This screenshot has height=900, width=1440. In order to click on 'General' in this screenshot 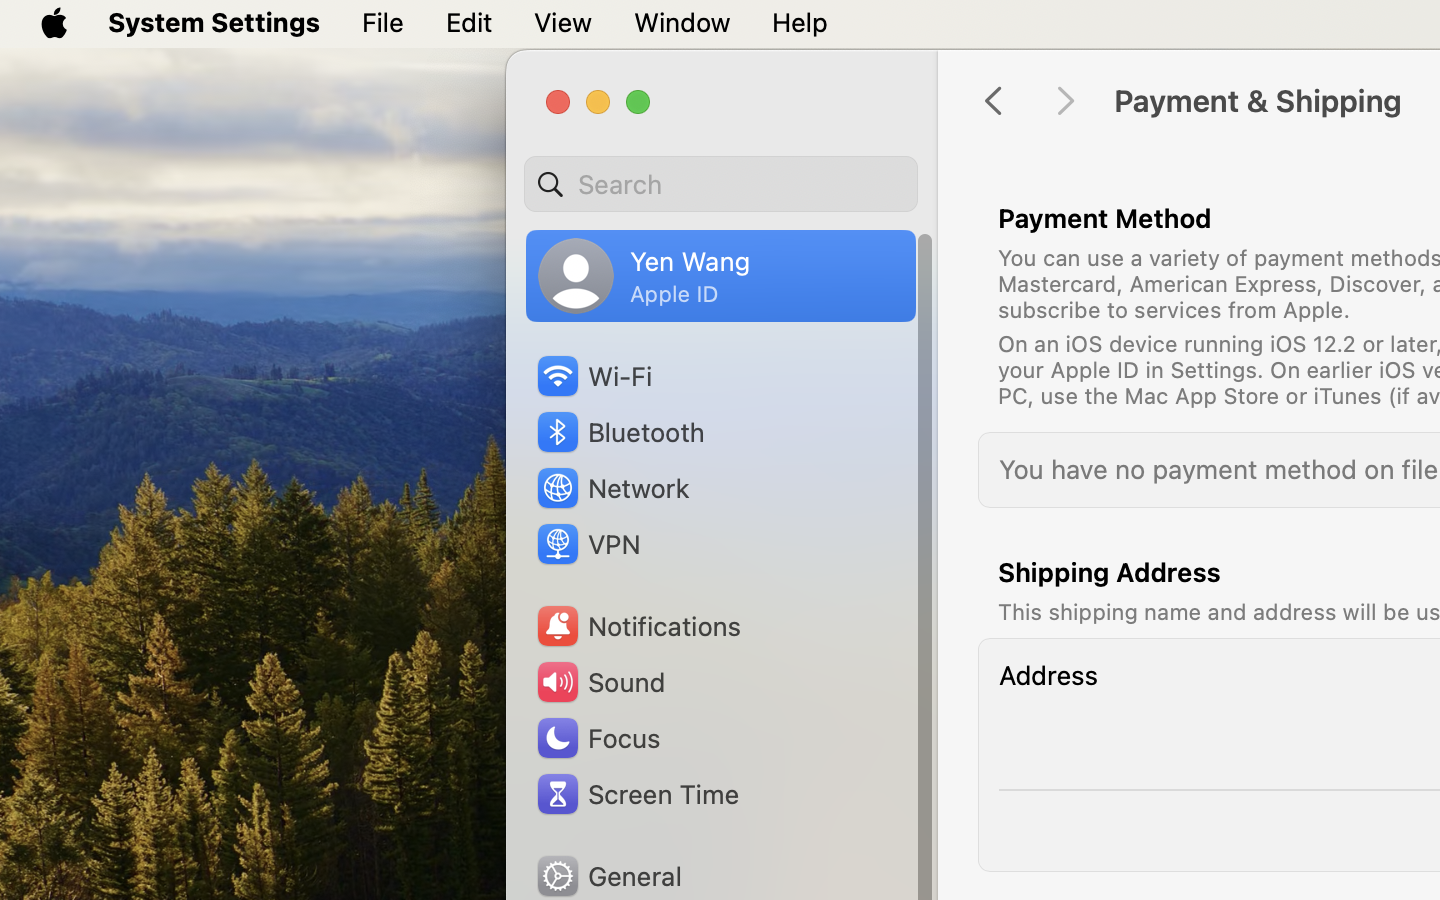, I will do `click(606, 875)`.